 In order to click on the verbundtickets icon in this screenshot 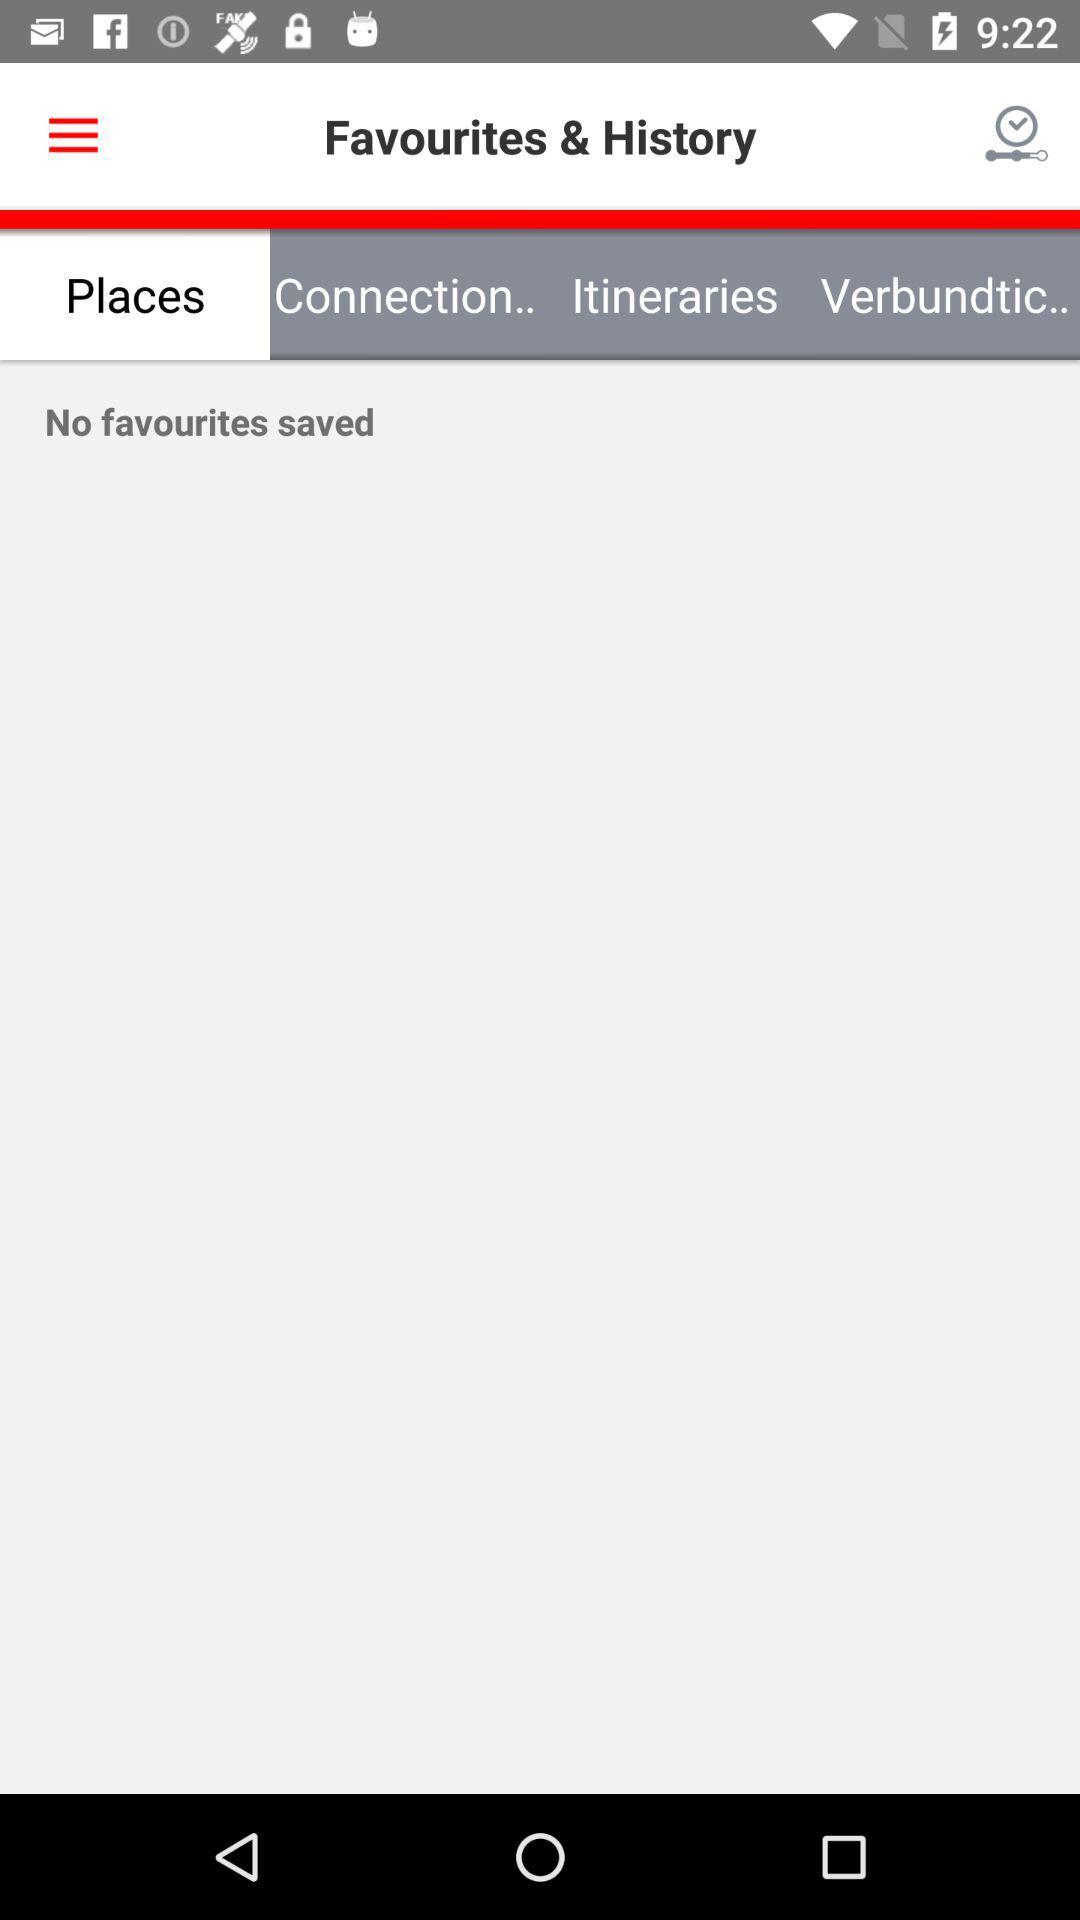, I will do `click(945, 293)`.